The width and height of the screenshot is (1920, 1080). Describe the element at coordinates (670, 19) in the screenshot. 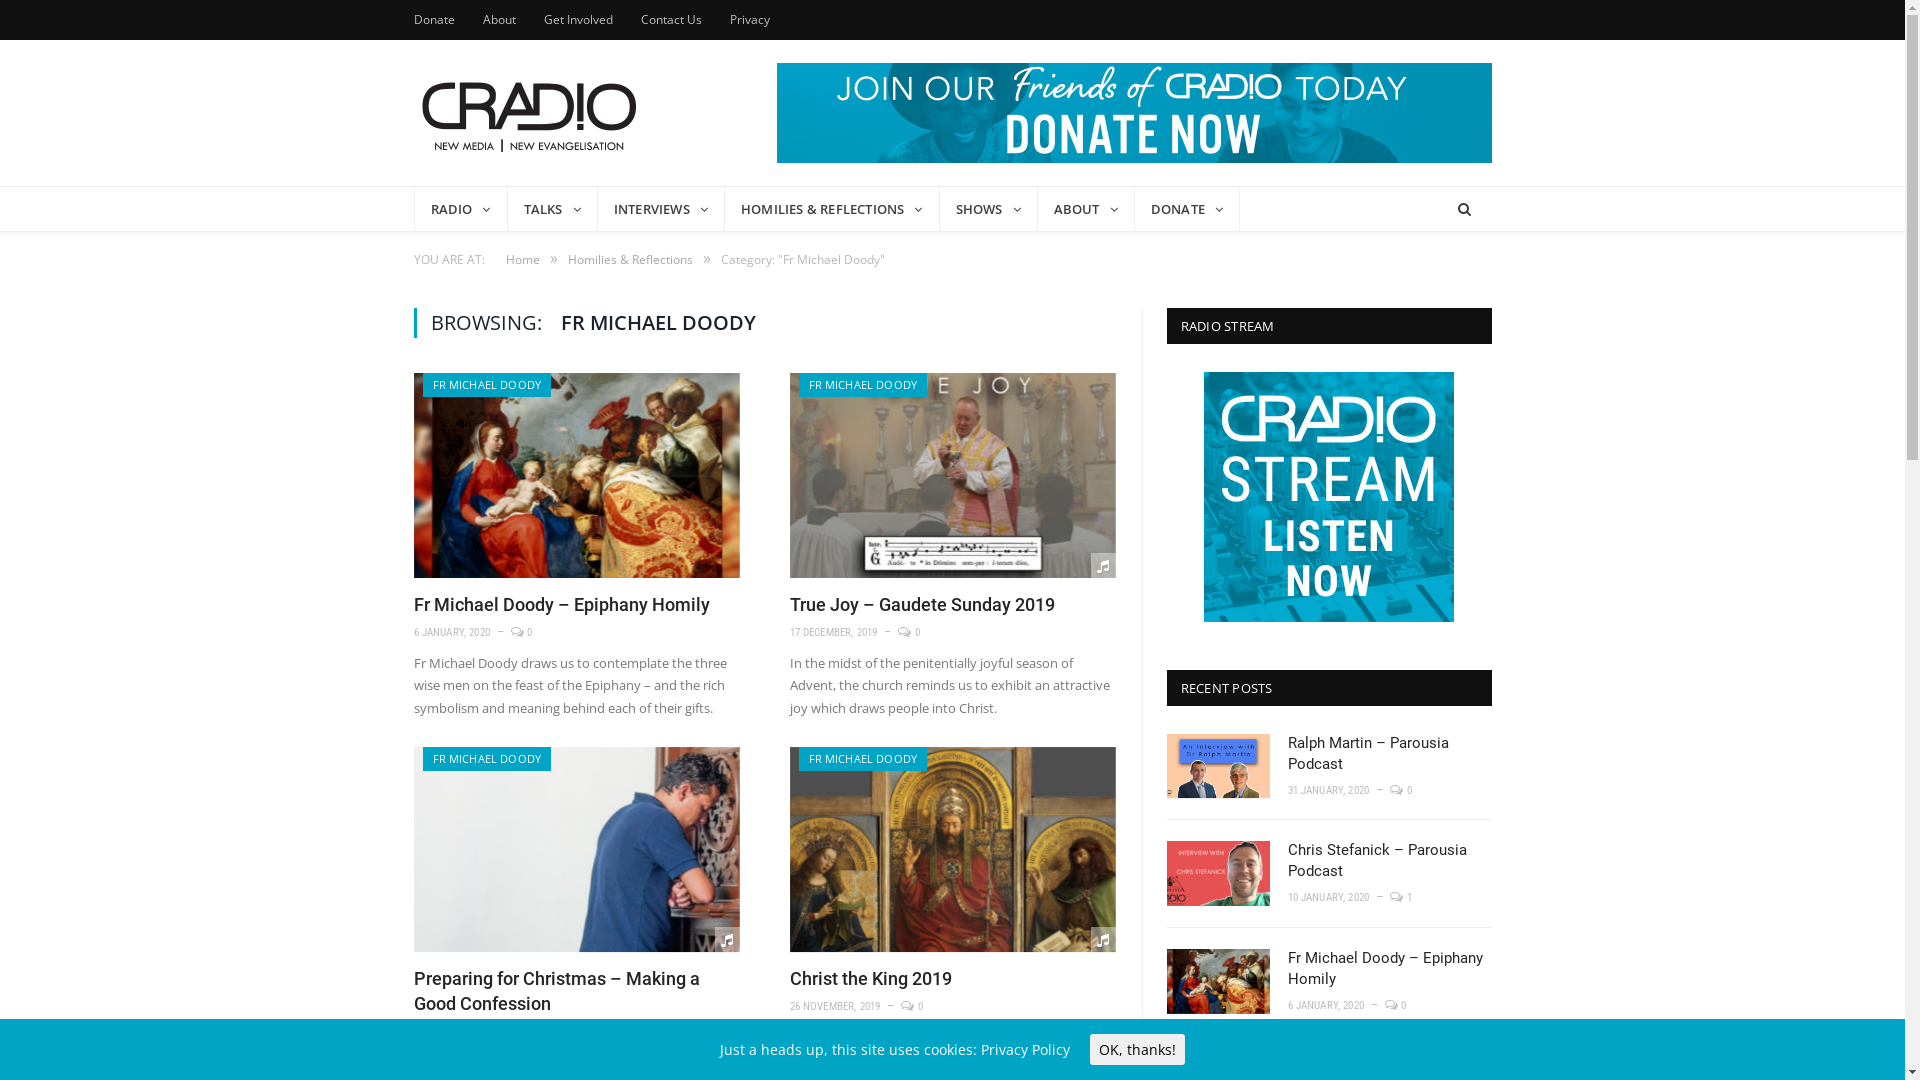

I see `'Contact Us'` at that location.